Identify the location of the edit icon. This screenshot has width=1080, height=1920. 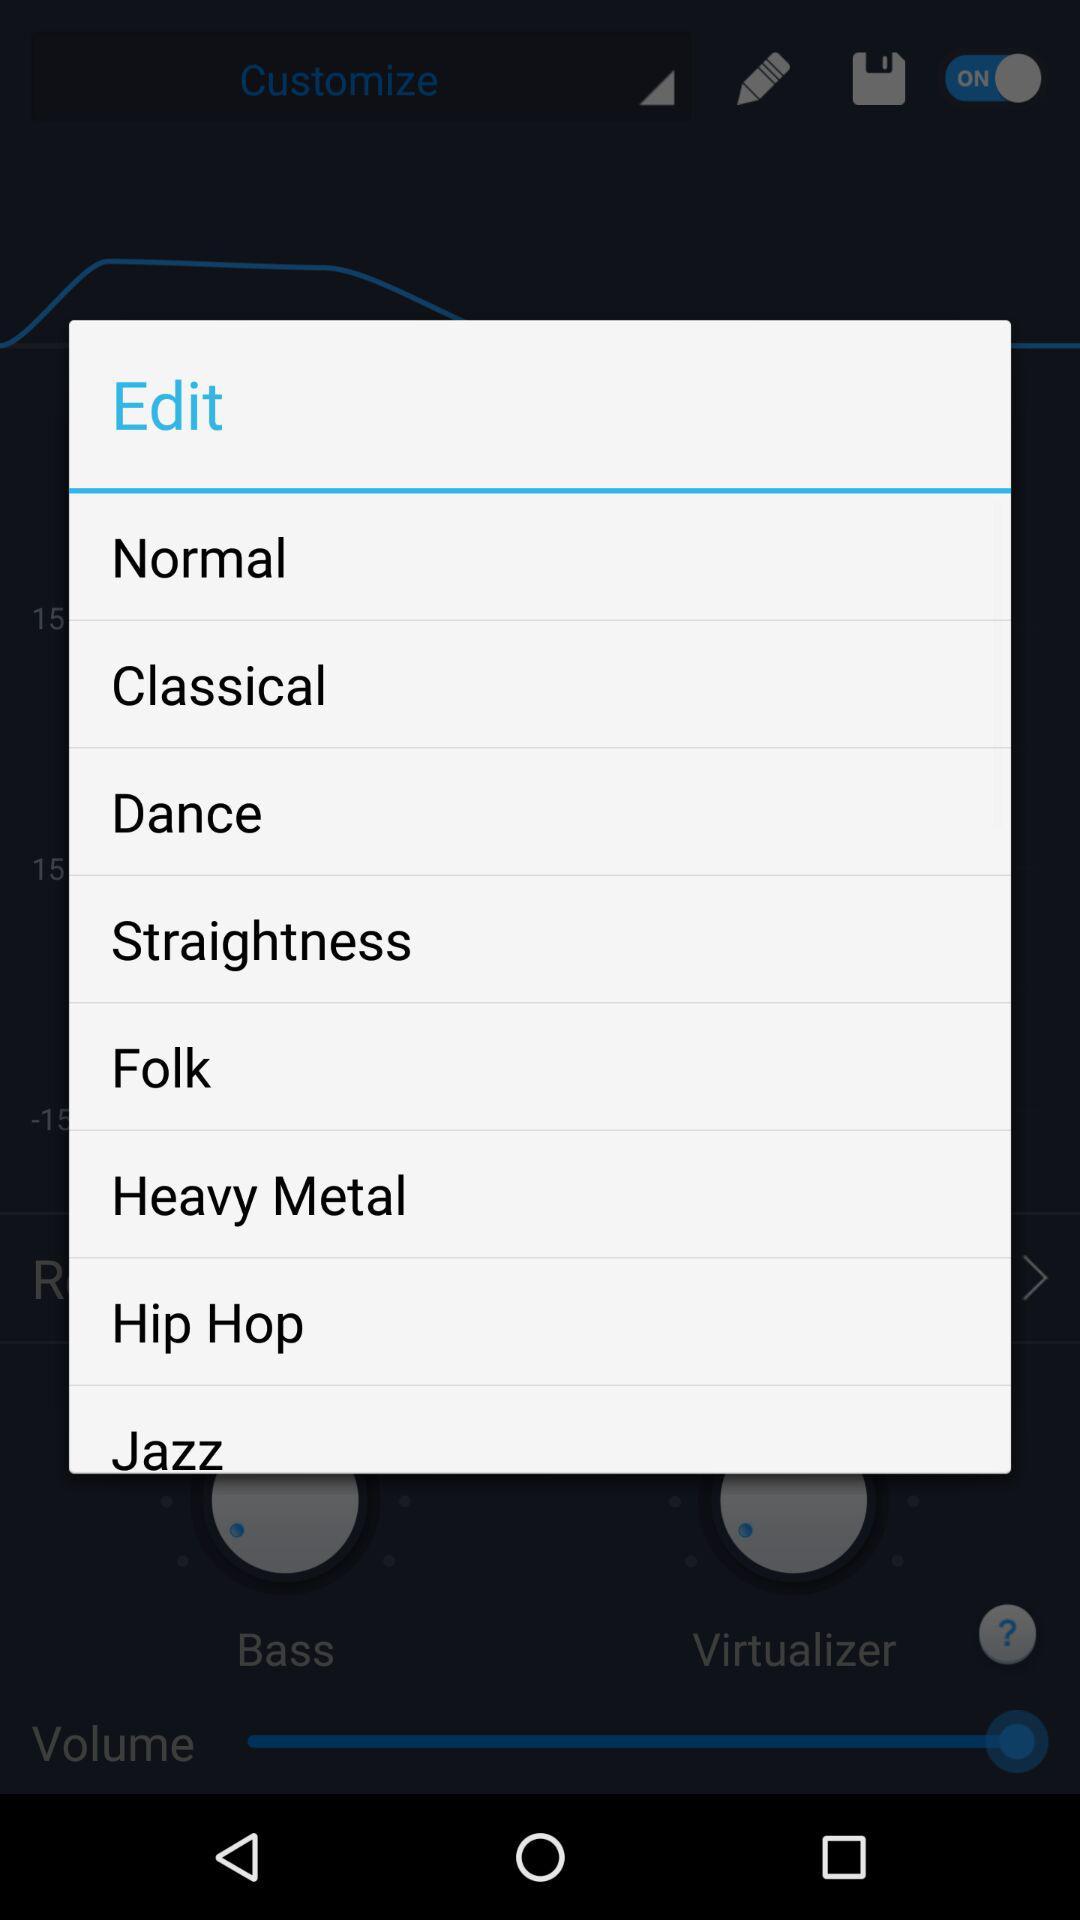
(763, 83).